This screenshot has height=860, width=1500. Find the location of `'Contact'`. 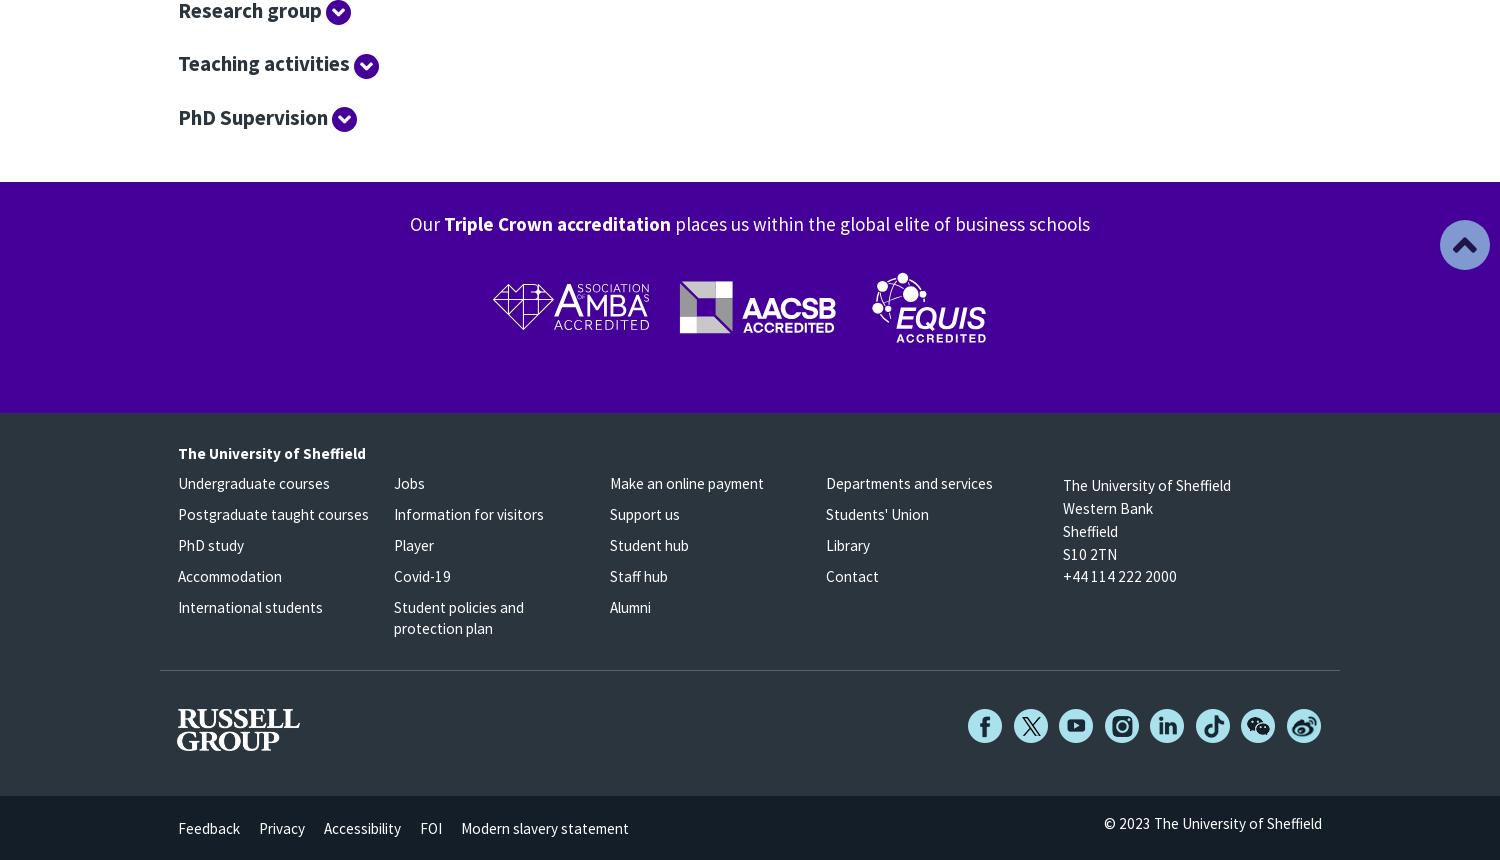

'Contact' is located at coordinates (851, 575).